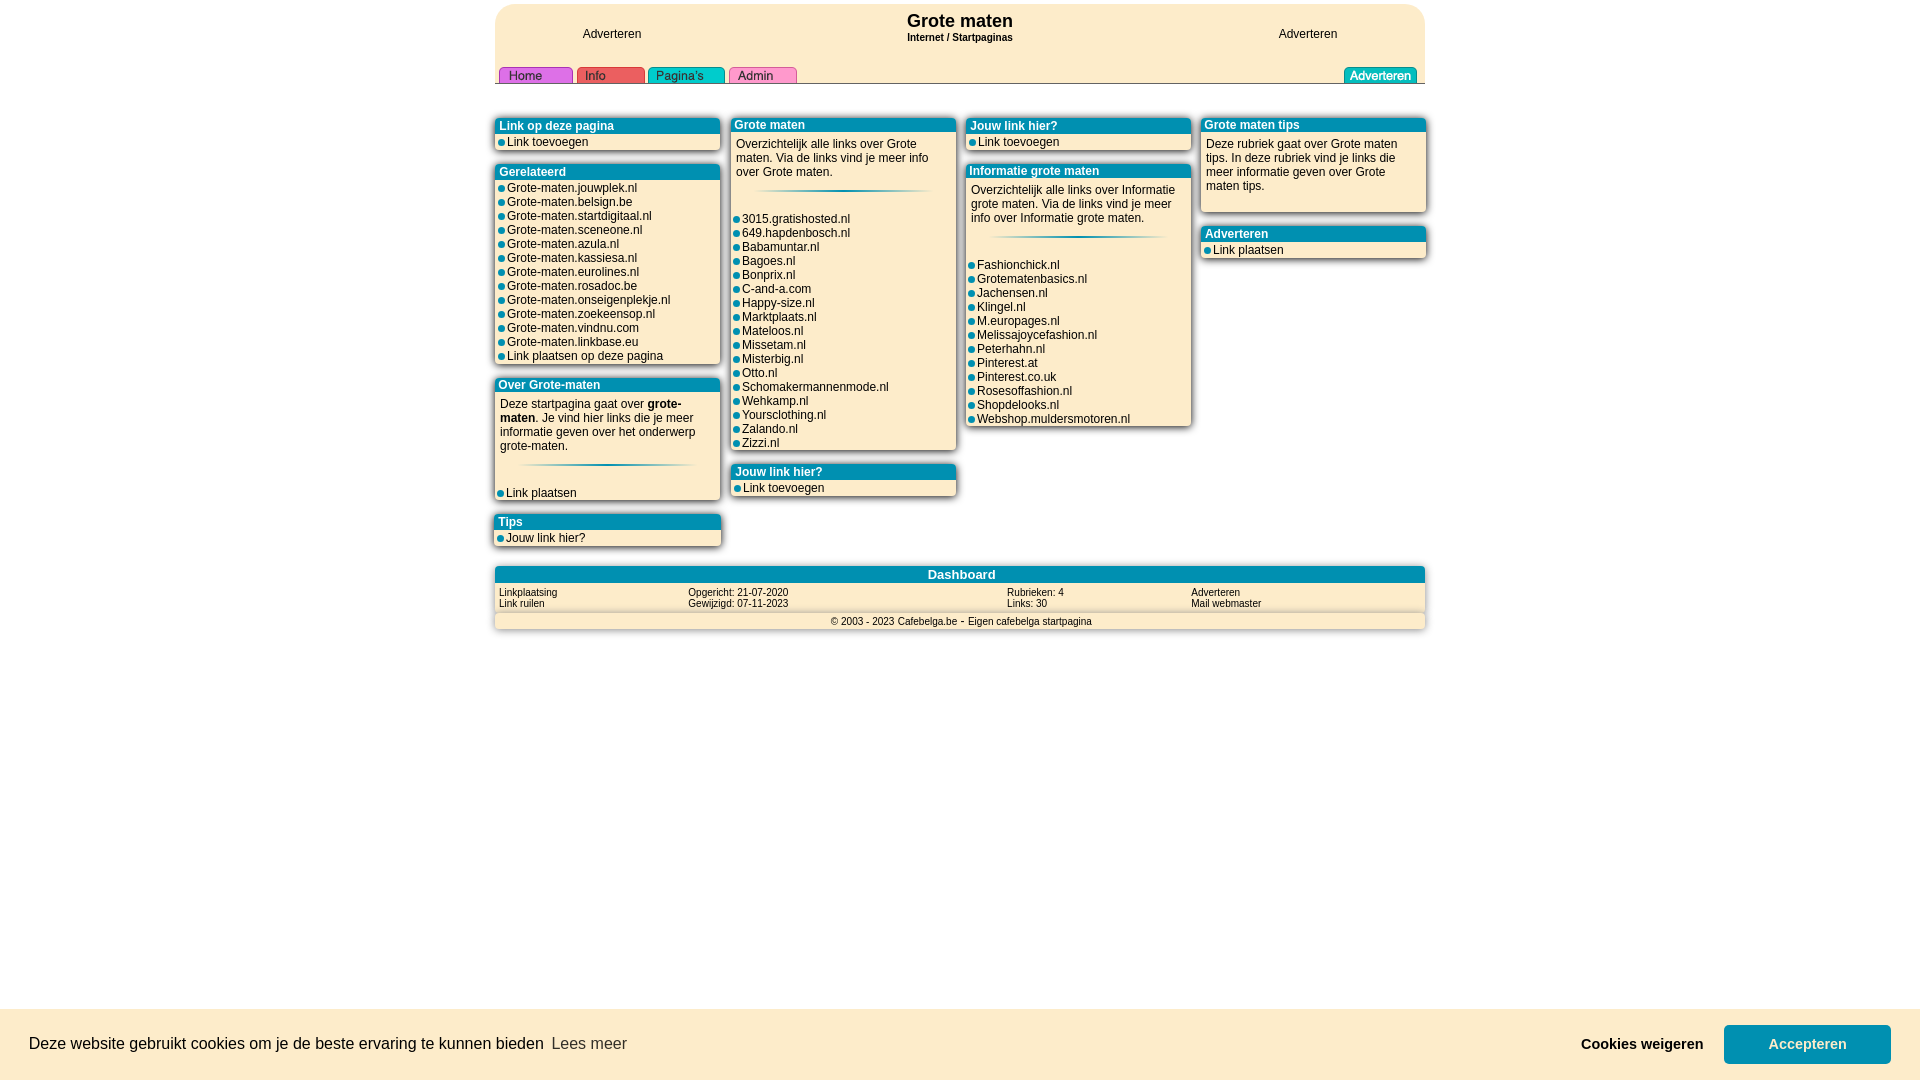 This screenshot has height=1080, width=1920. I want to click on 'Bonprix.nl', so click(741, 274).